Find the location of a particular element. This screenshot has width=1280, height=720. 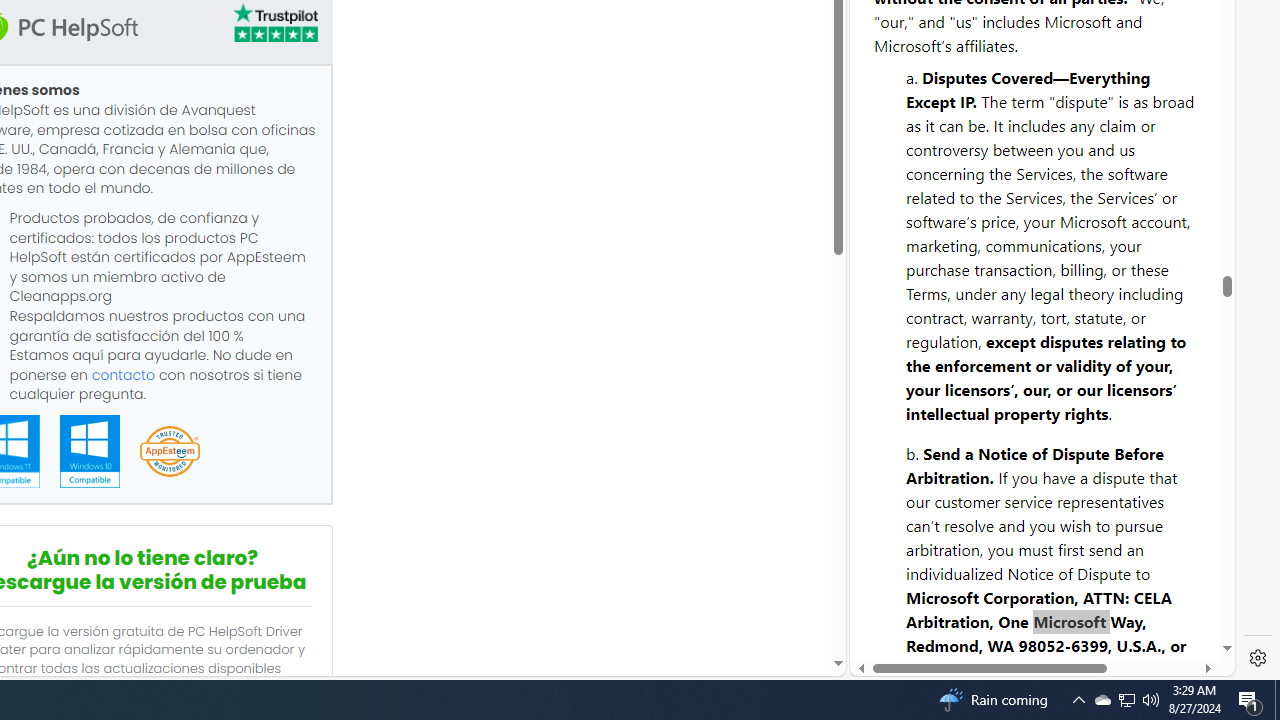

'Windows 10 Compatible' is located at coordinates (88, 451).